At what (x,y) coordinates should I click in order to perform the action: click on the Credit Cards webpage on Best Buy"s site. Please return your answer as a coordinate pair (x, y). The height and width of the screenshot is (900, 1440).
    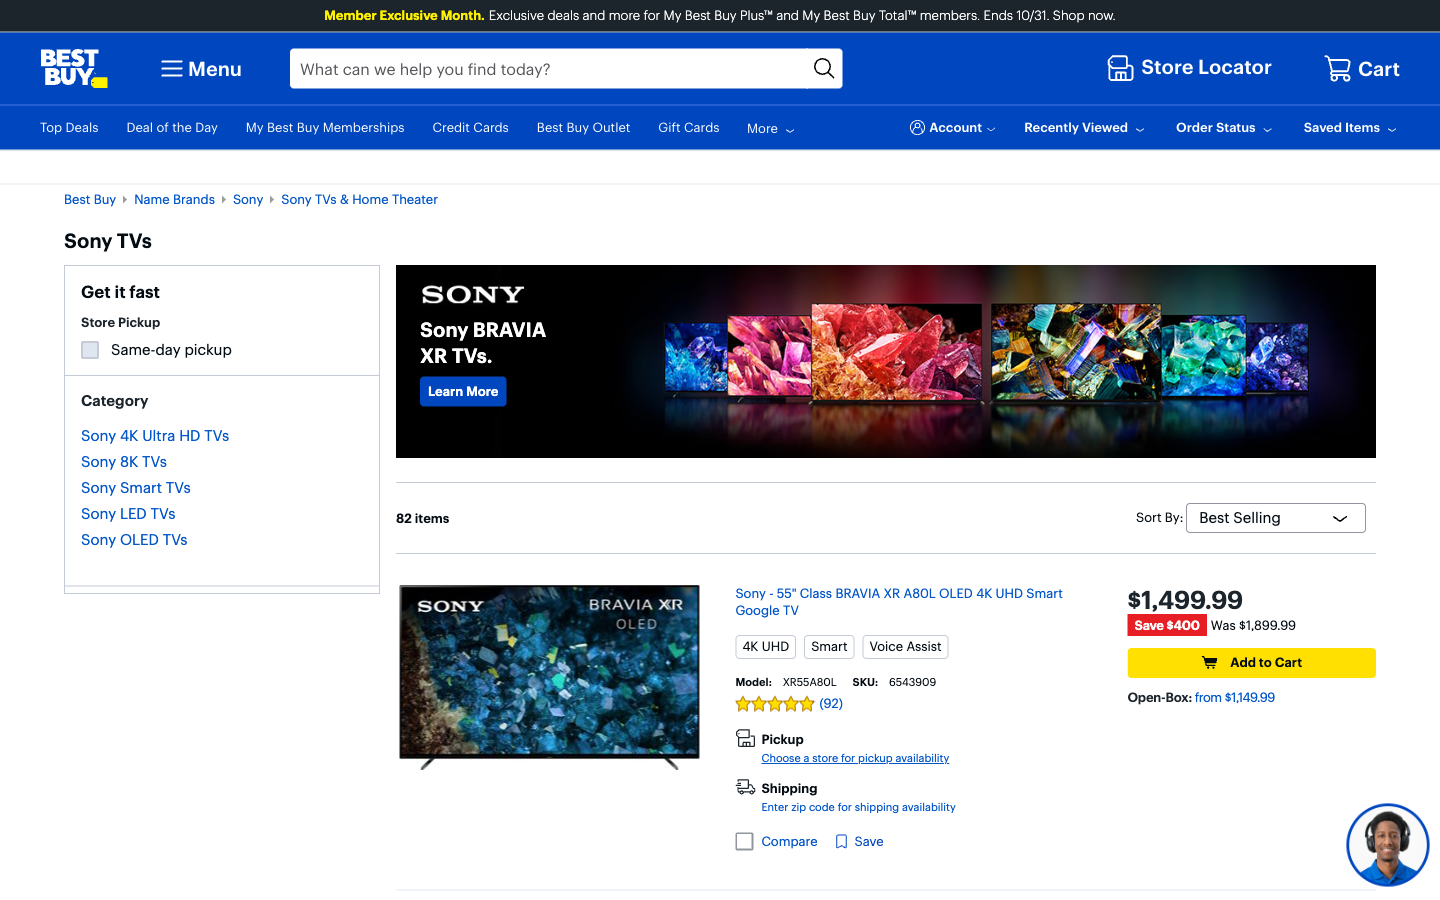
    Looking at the image, I should click on (463, 390).